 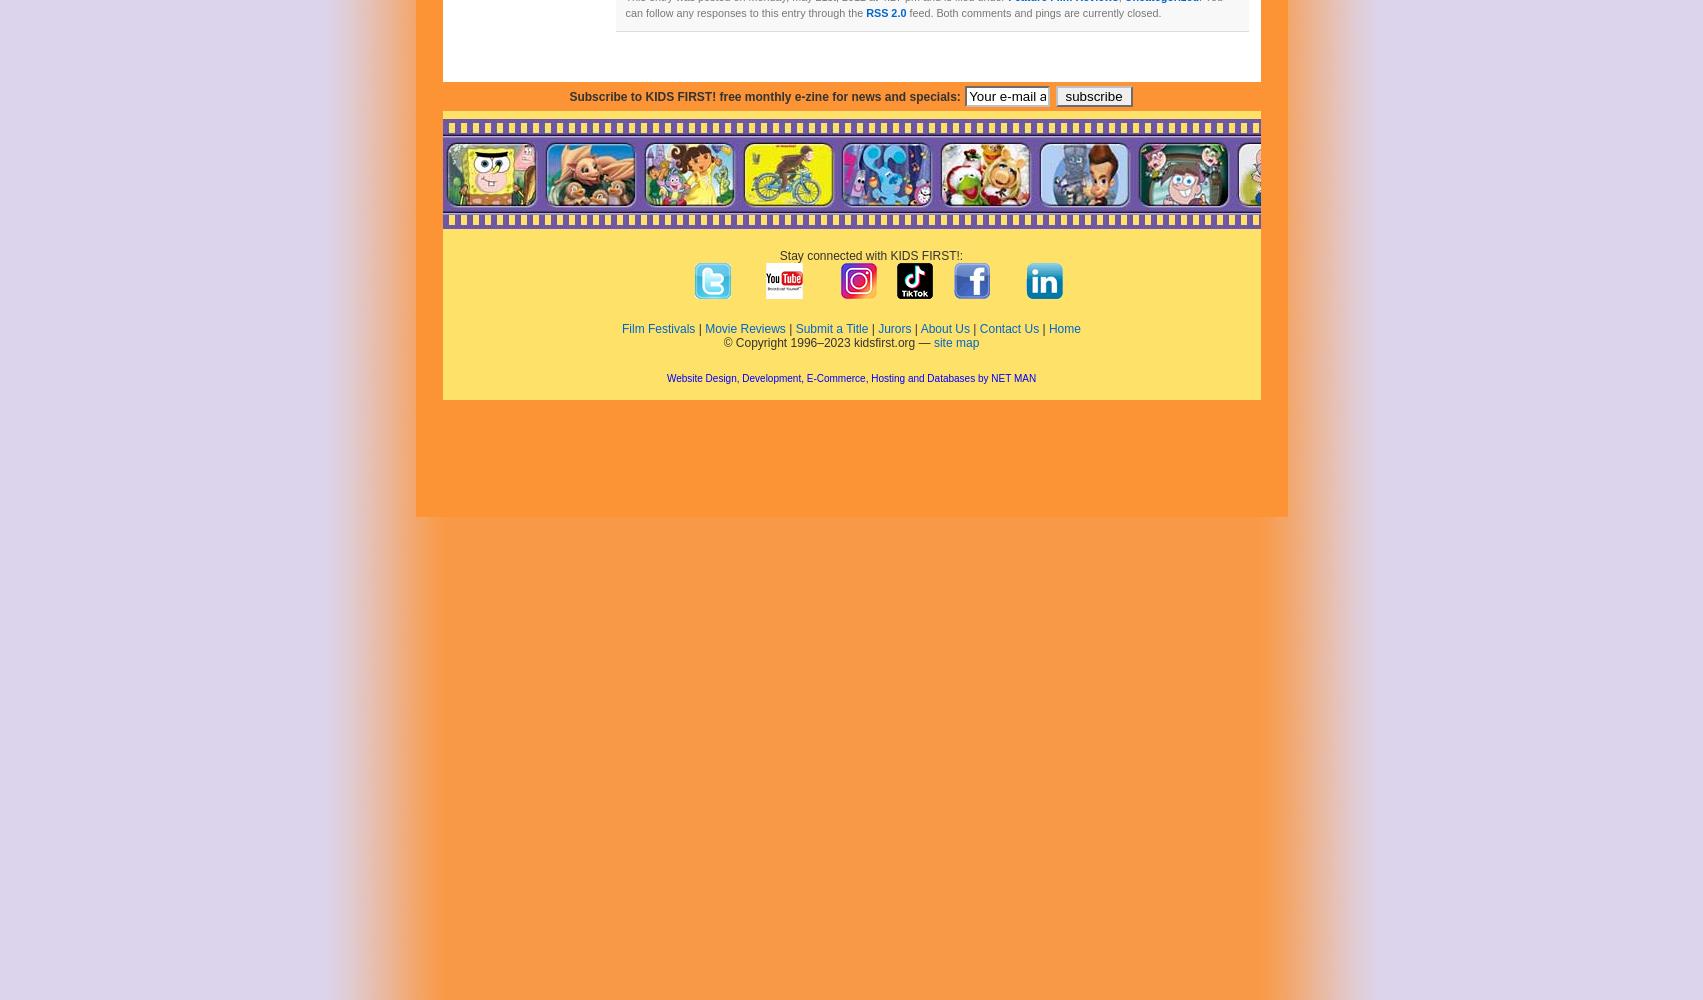 What do you see at coordinates (1008, 328) in the screenshot?
I see `'Contact Us'` at bounding box center [1008, 328].